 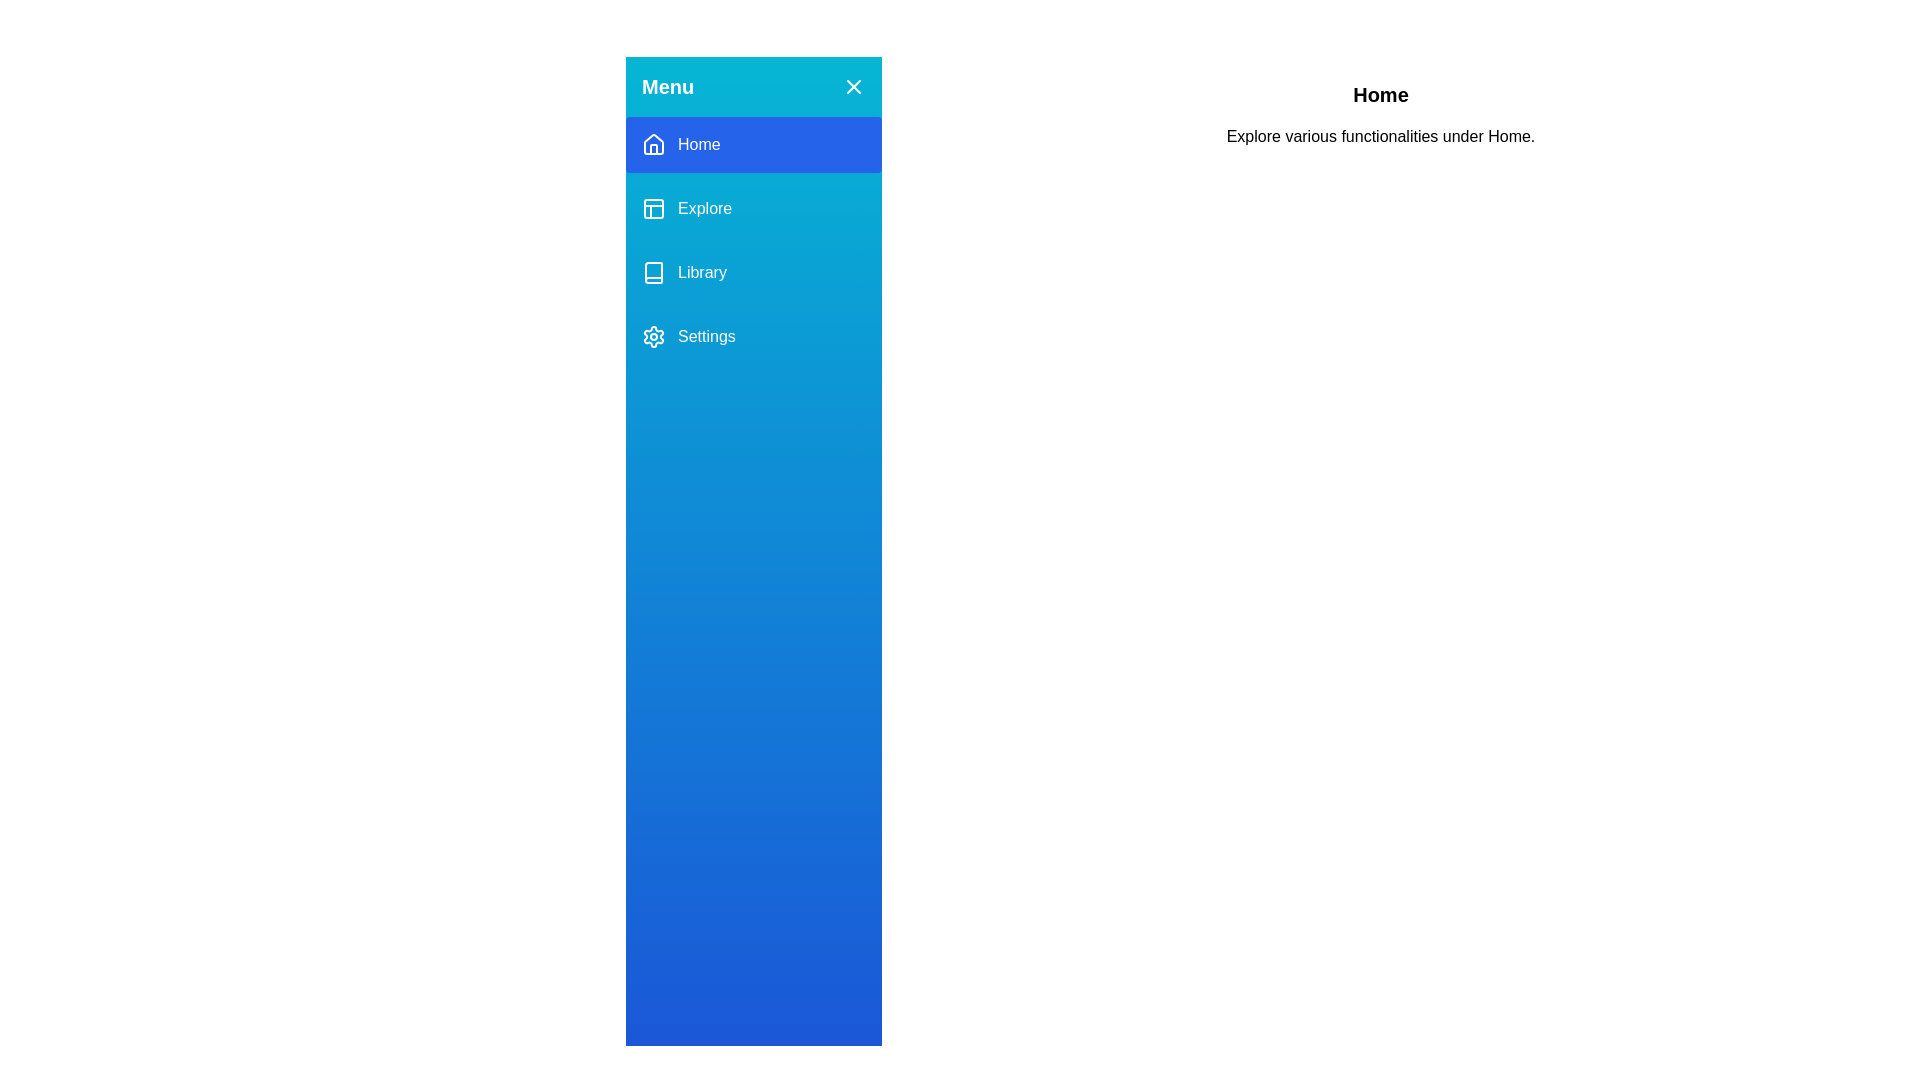 What do you see at coordinates (752, 144) in the screenshot?
I see `the Home section from the menu` at bounding box center [752, 144].